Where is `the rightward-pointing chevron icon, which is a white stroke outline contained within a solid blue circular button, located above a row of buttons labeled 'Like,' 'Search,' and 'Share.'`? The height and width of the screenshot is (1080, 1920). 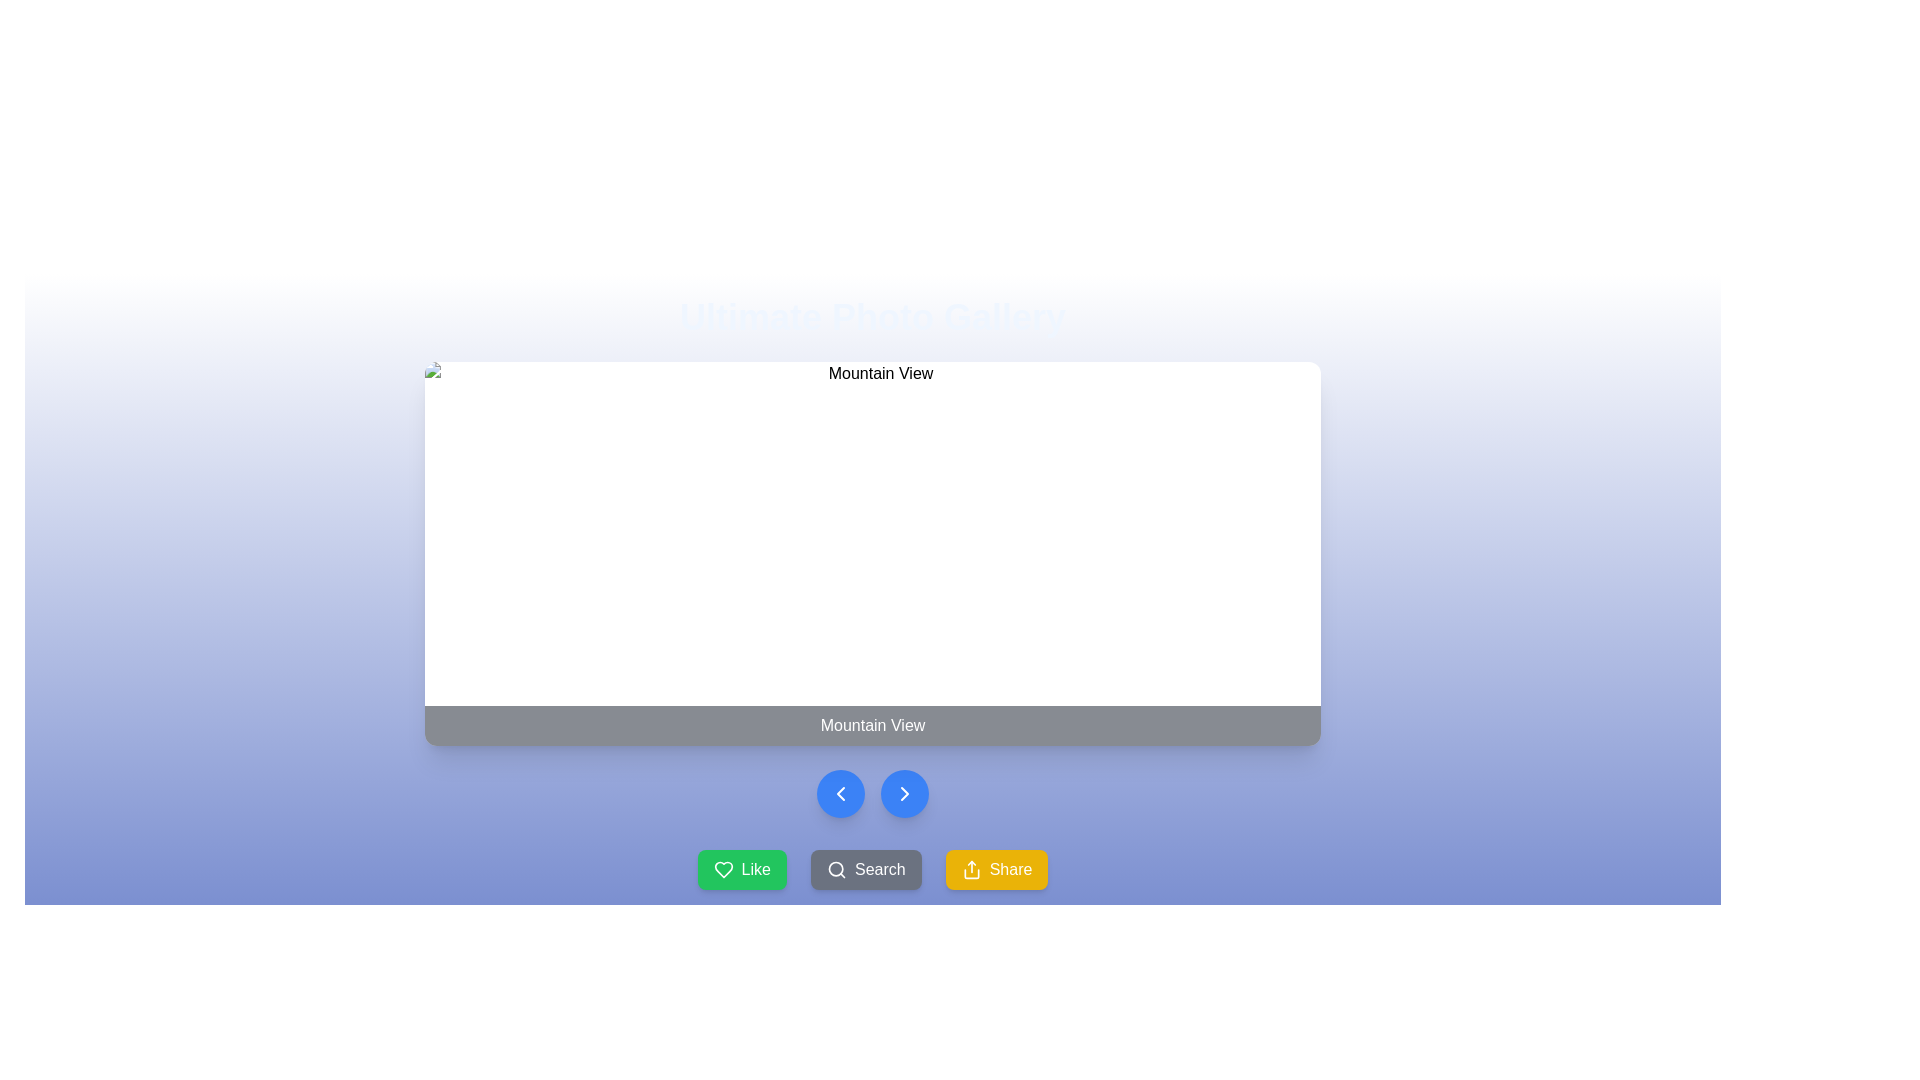
the rightward-pointing chevron icon, which is a white stroke outline contained within a solid blue circular button, located above a row of buttons labeled 'Like,' 'Search,' and 'Share.' is located at coordinates (904, 793).